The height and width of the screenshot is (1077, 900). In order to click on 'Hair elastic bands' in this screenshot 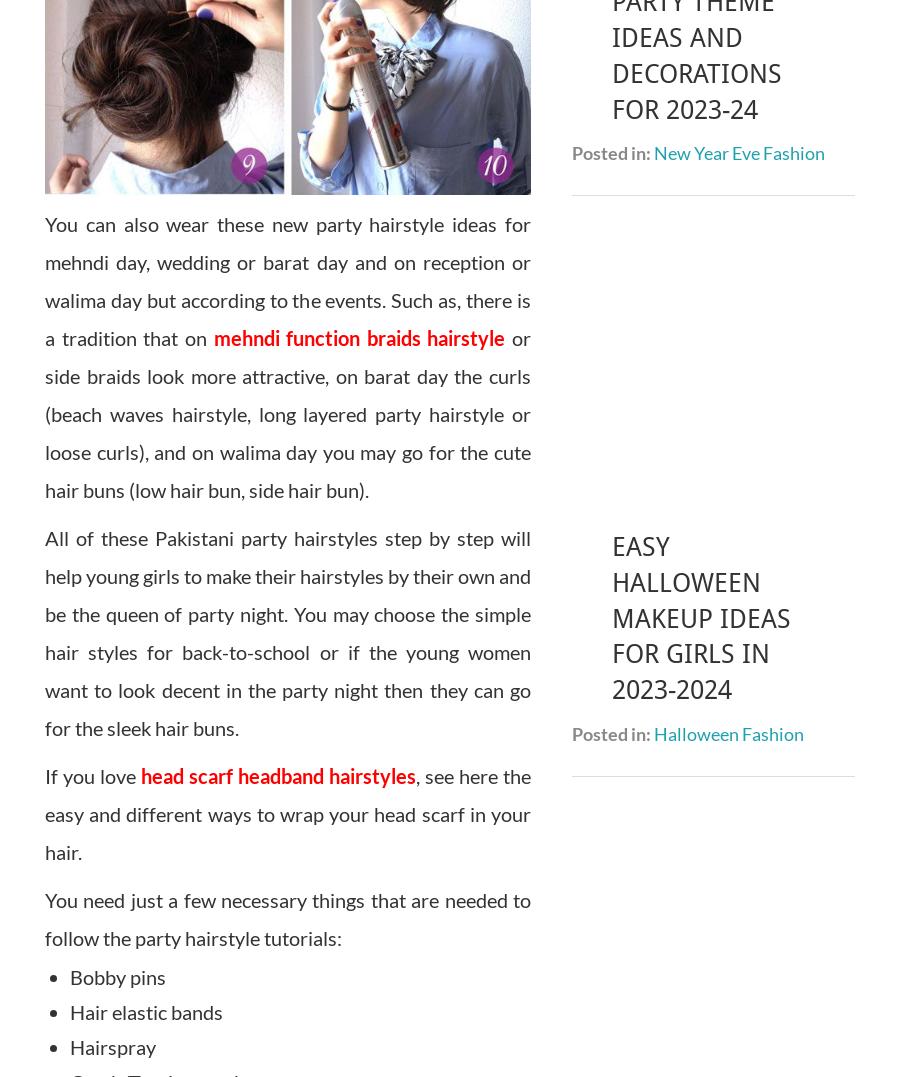, I will do `click(146, 1010)`.